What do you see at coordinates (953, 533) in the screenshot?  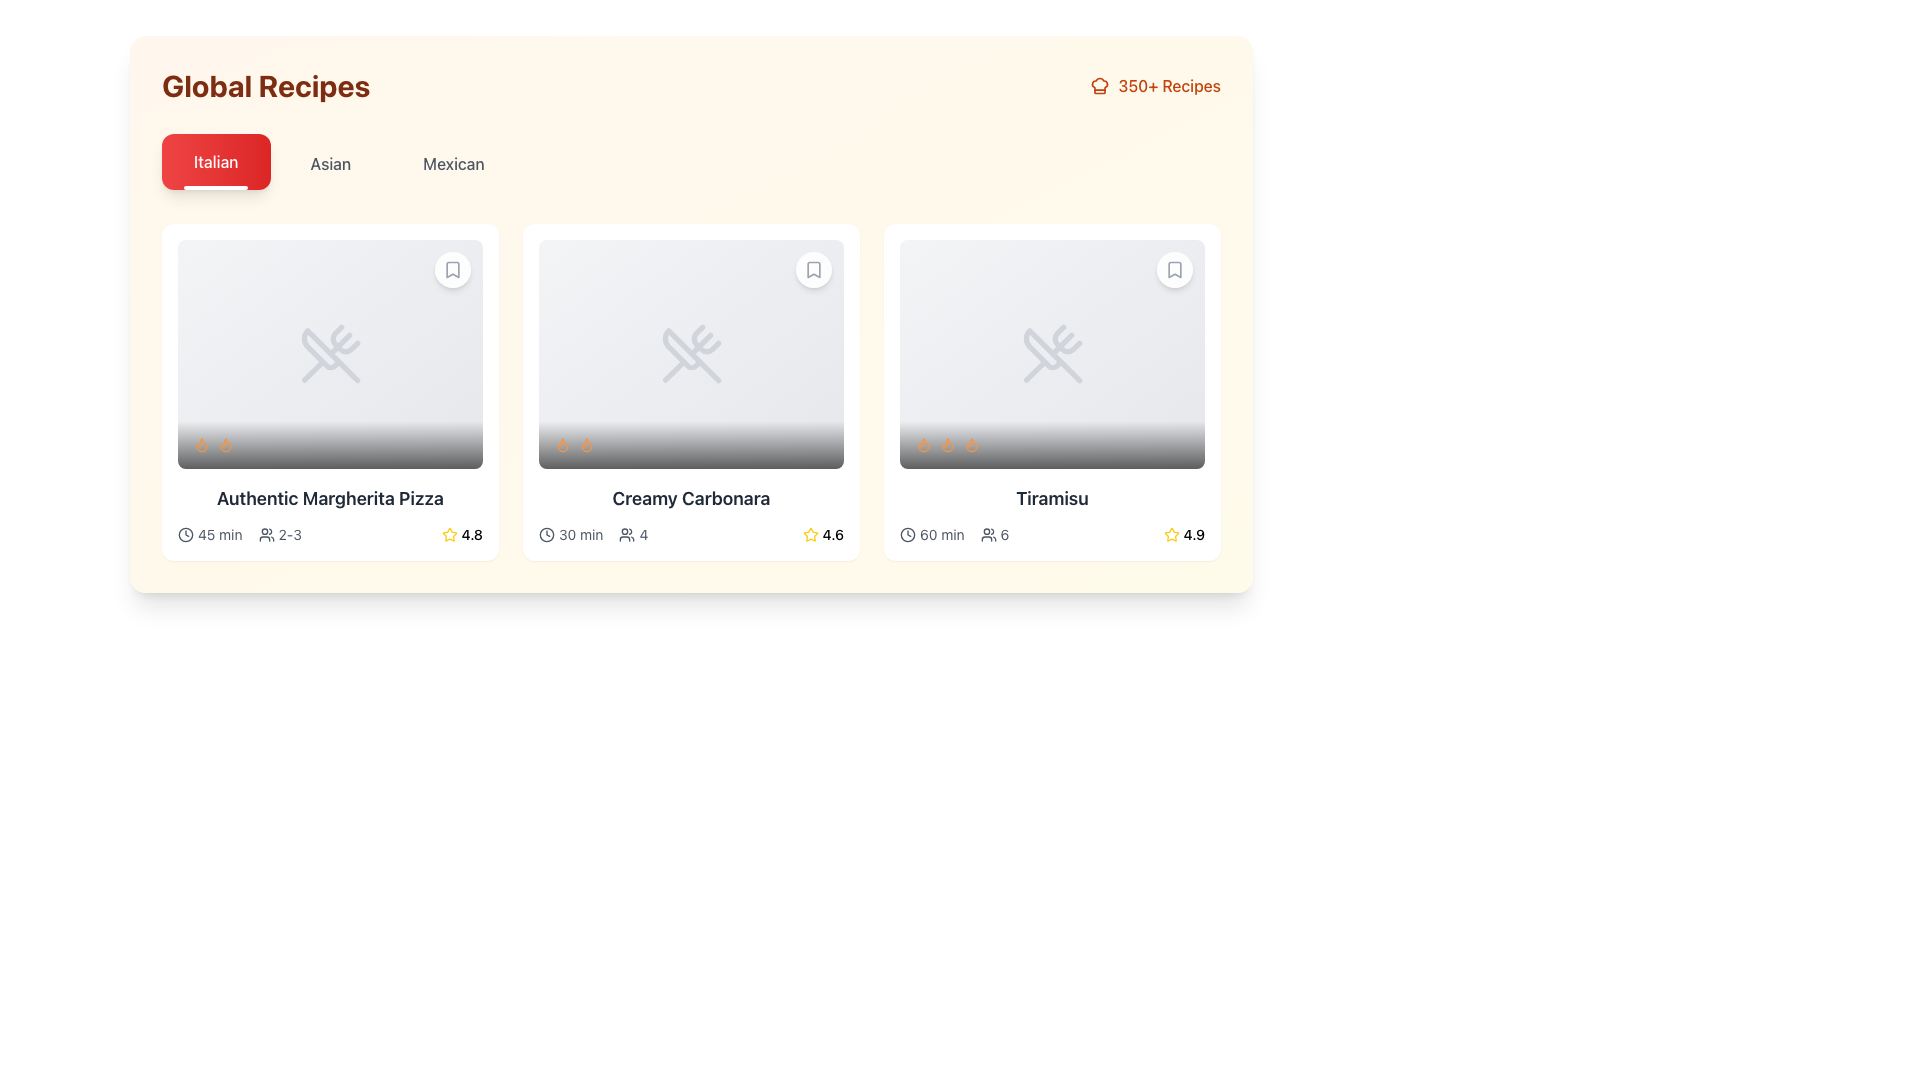 I see `the Text Label with Icons displaying '60 min' and '6' in the Tiramisu recipe card located in the third column of the recipe grid` at bounding box center [953, 533].